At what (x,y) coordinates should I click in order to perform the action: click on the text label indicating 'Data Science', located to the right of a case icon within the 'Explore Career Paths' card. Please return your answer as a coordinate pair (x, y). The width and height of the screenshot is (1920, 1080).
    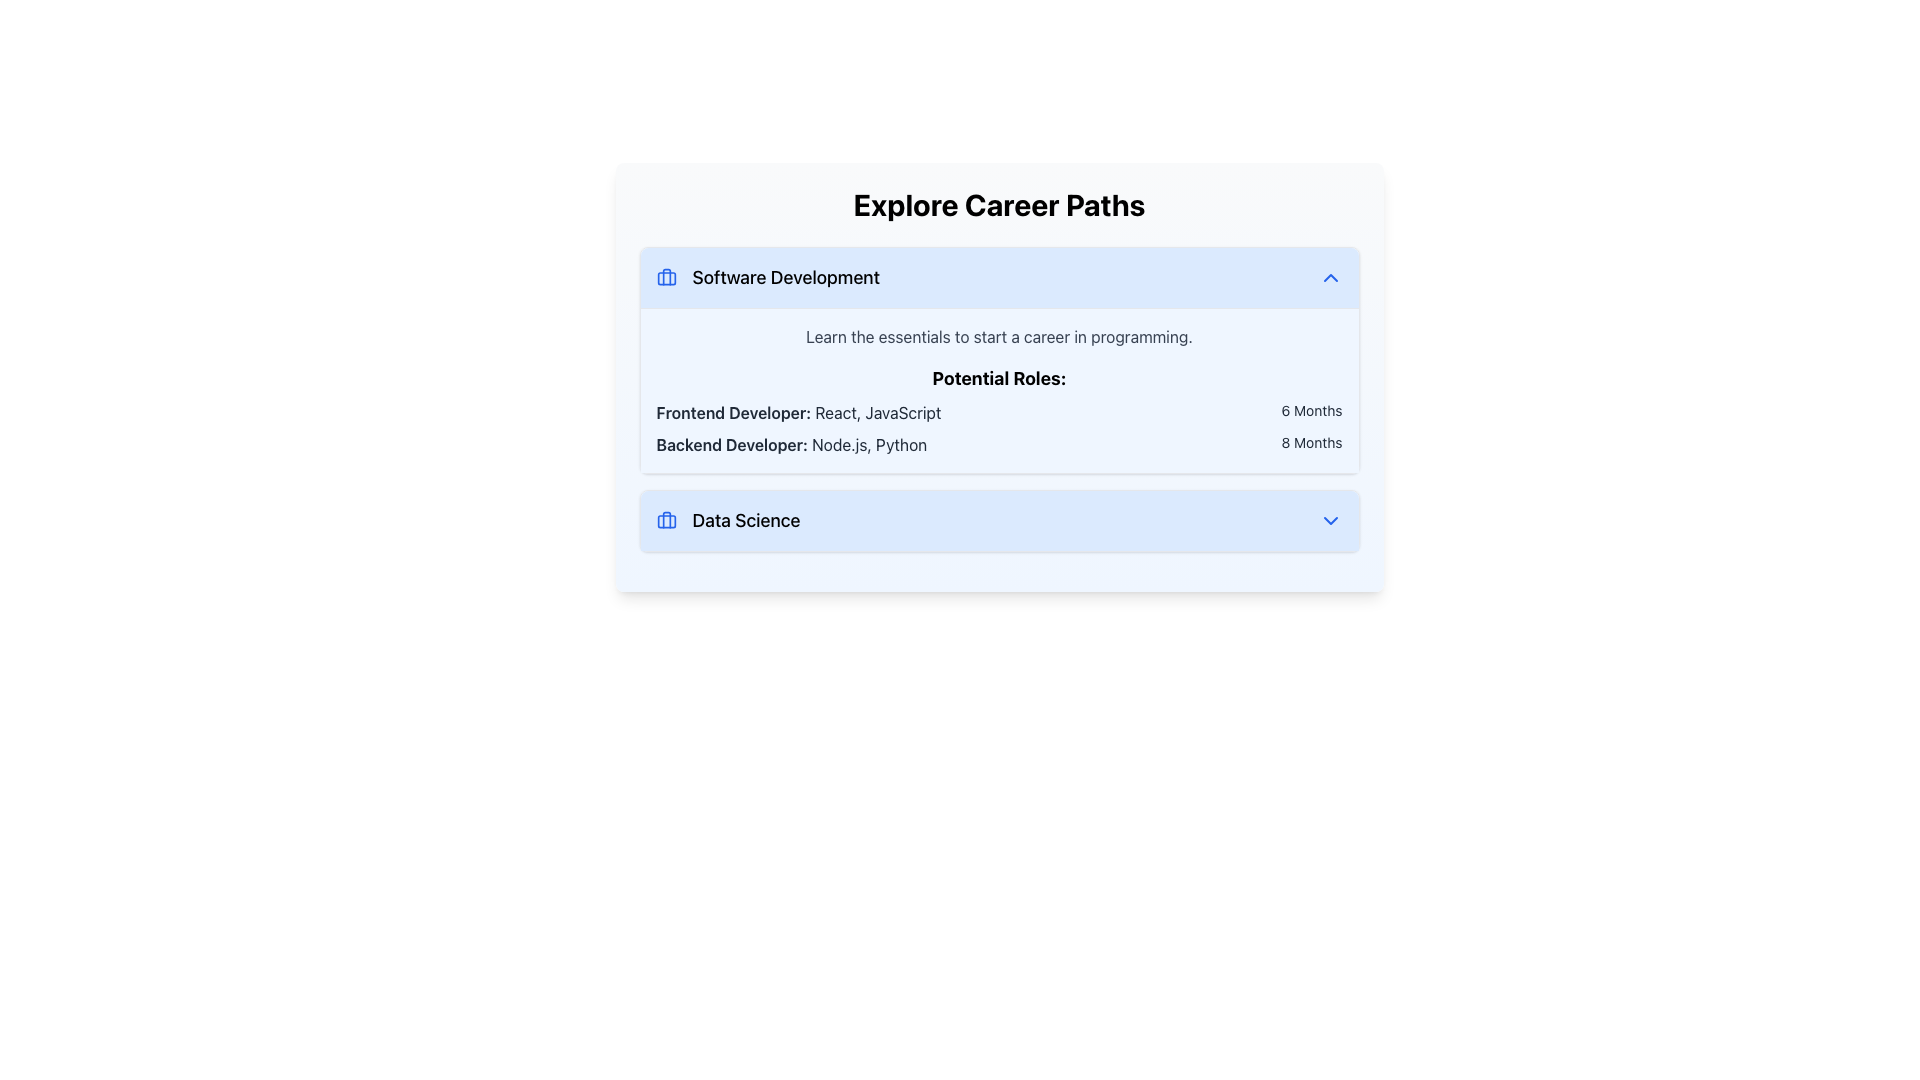
    Looking at the image, I should click on (745, 519).